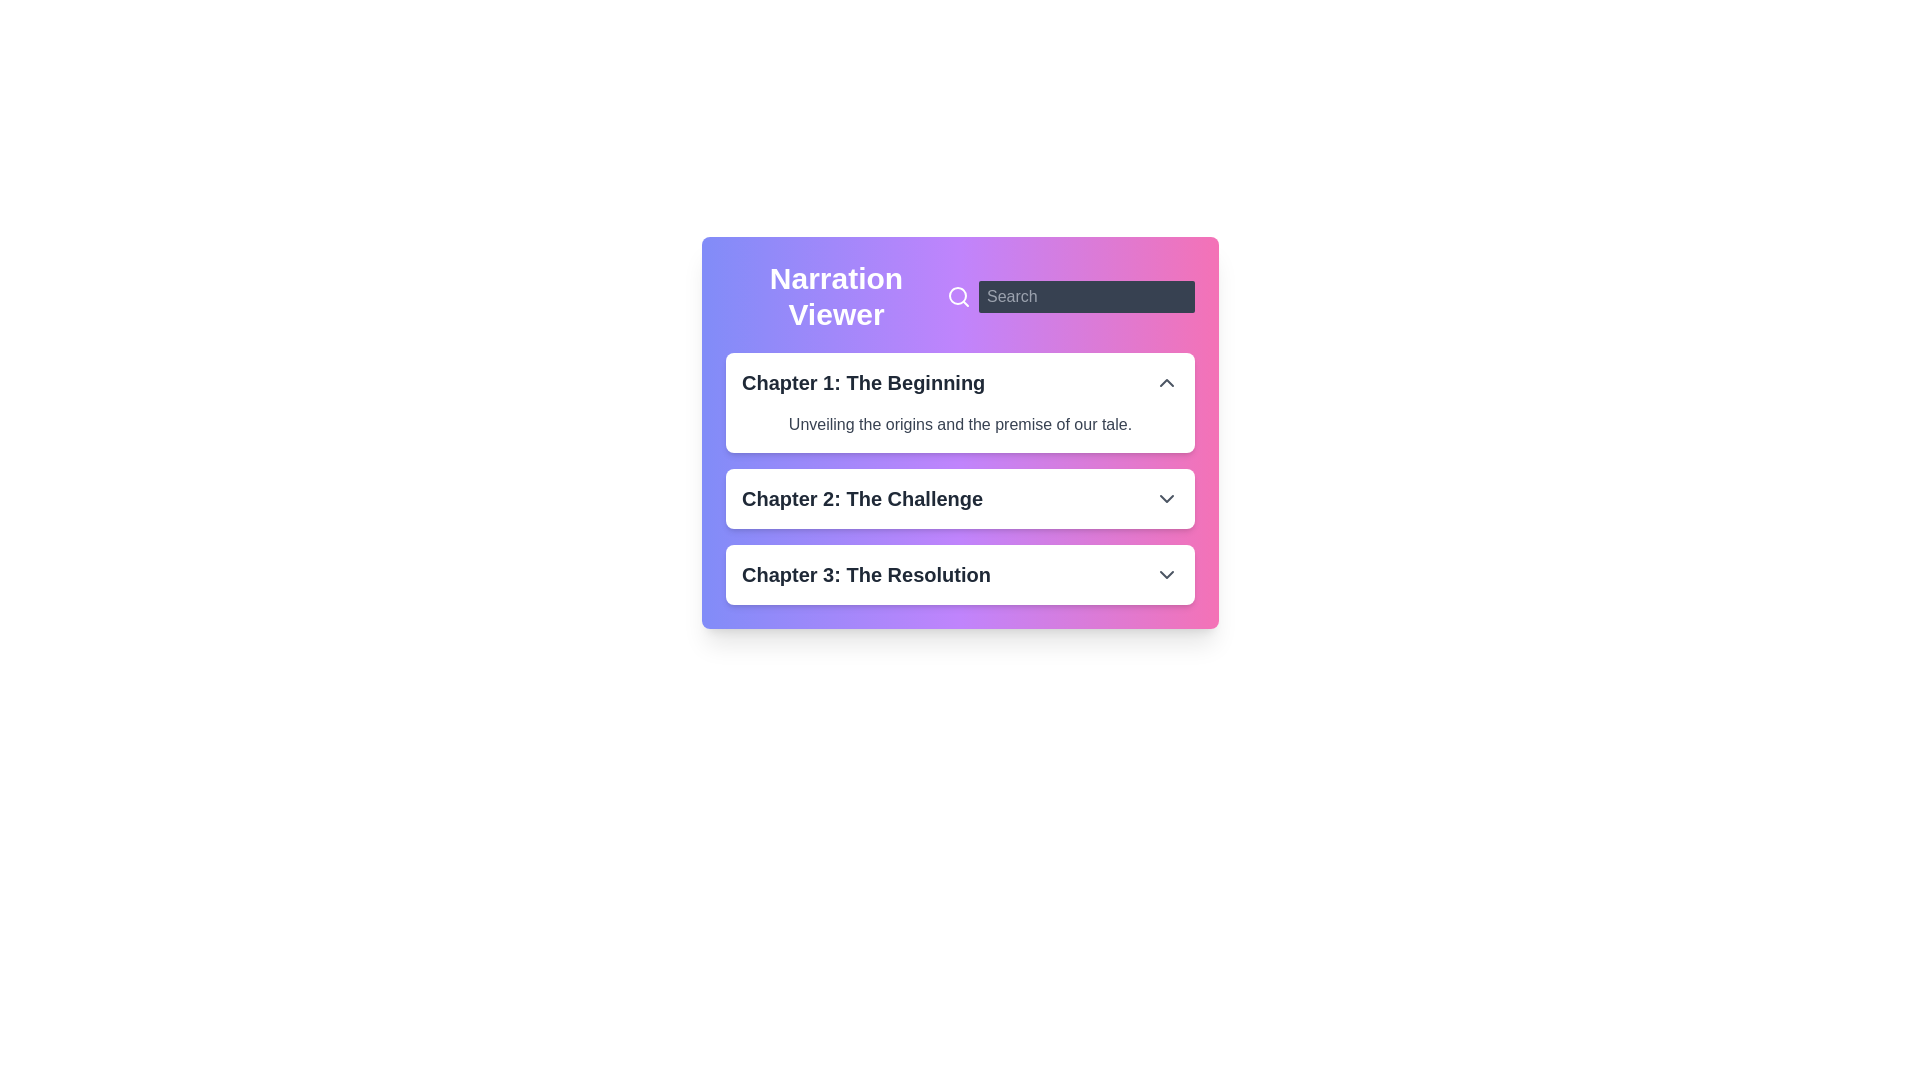 The width and height of the screenshot is (1920, 1080). What do you see at coordinates (1166, 497) in the screenshot?
I see `the downward-facing chevron icon button on the right side of the 'Chapter 2: The Challenge' header` at bounding box center [1166, 497].